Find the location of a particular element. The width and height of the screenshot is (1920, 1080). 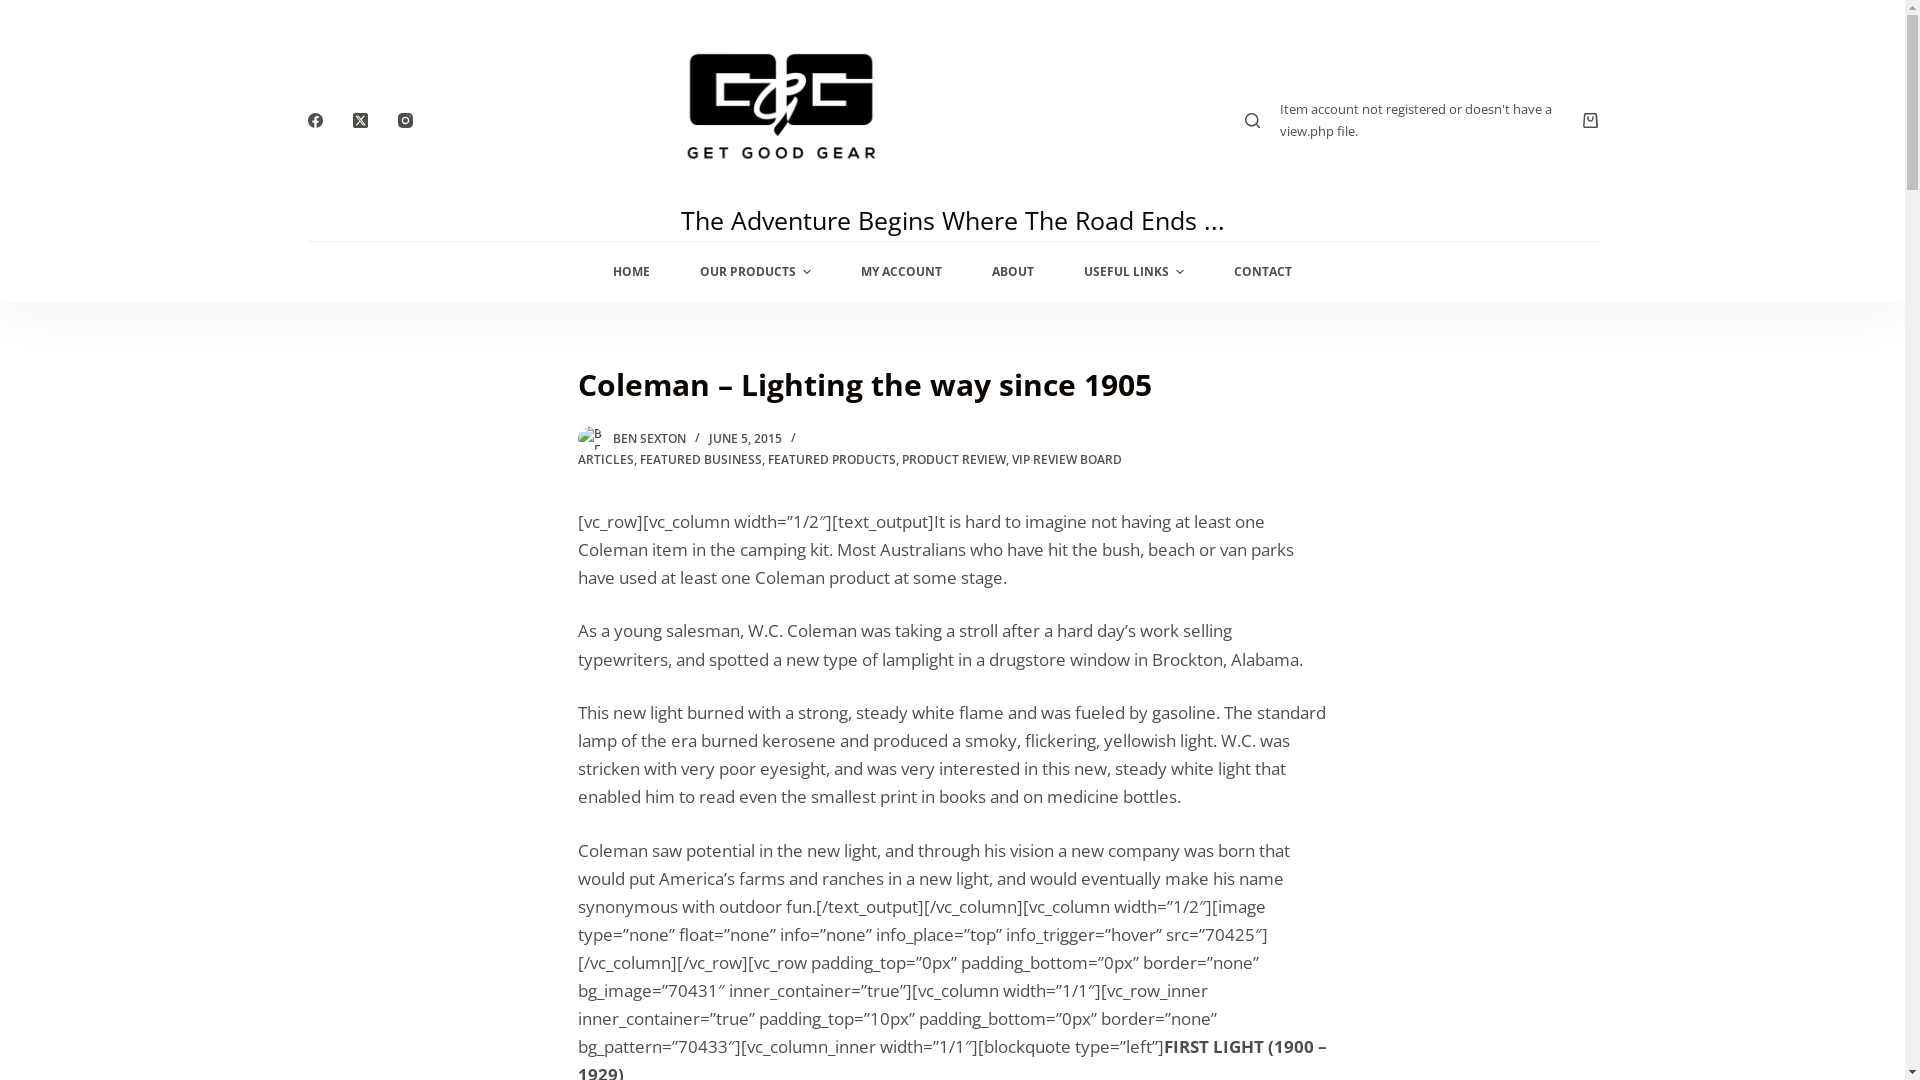

'ABOUT' is located at coordinates (1012, 272).